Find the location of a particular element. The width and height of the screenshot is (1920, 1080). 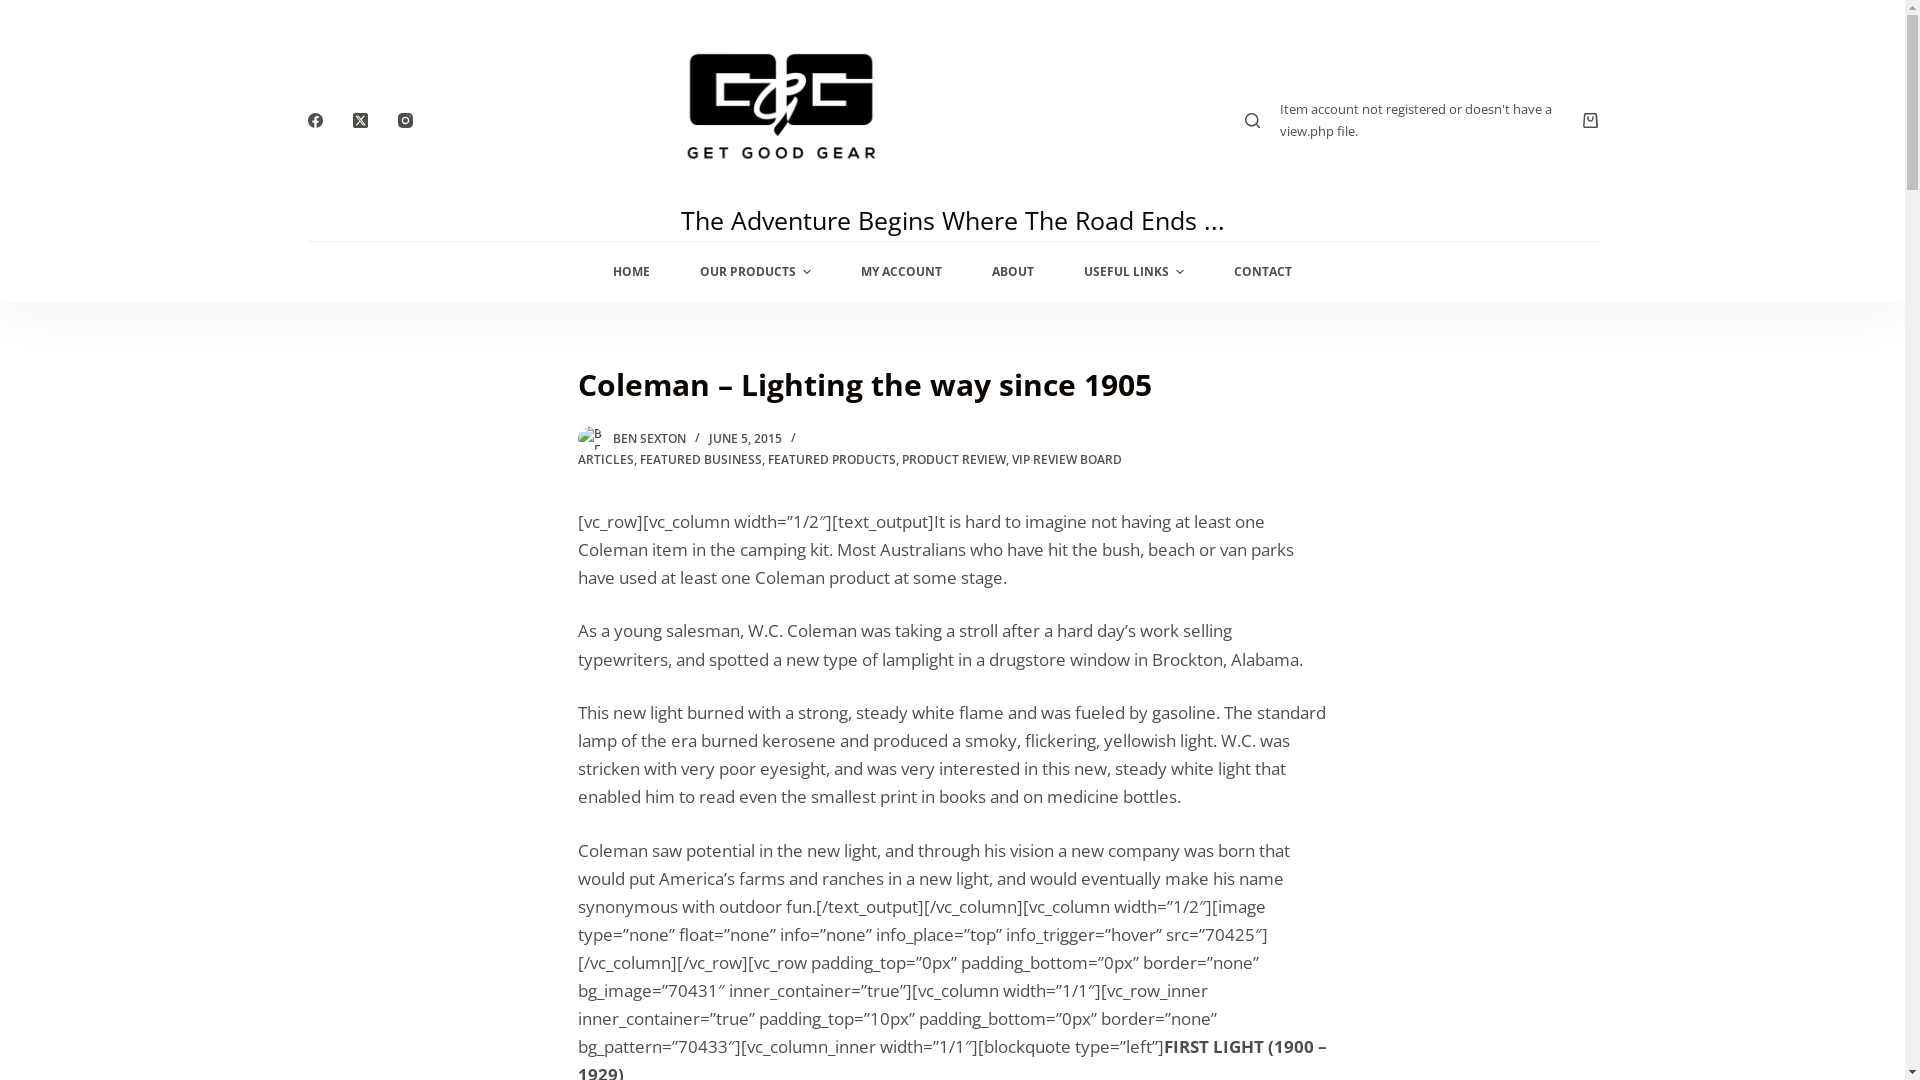

'ABOUT' is located at coordinates (1012, 272).